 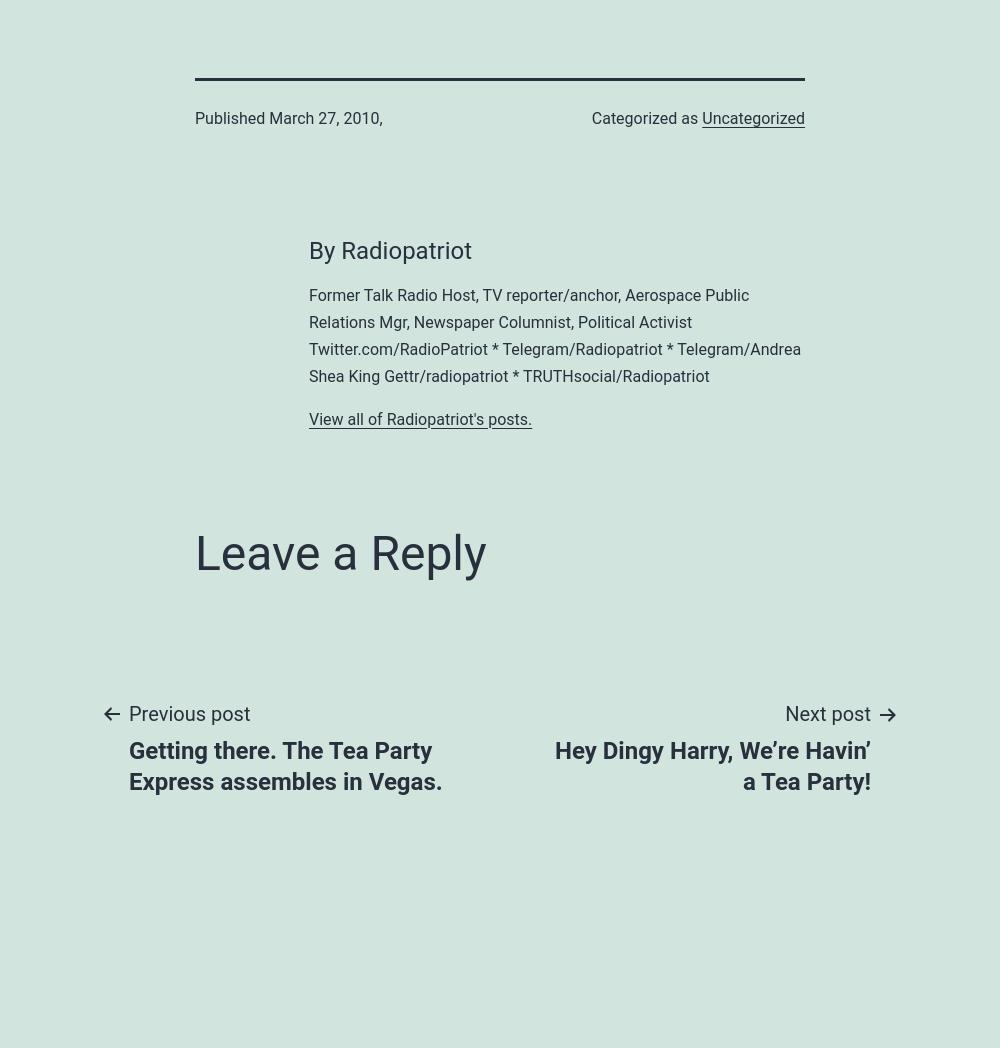 What do you see at coordinates (827, 713) in the screenshot?
I see `'Next post'` at bounding box center [827, 713].